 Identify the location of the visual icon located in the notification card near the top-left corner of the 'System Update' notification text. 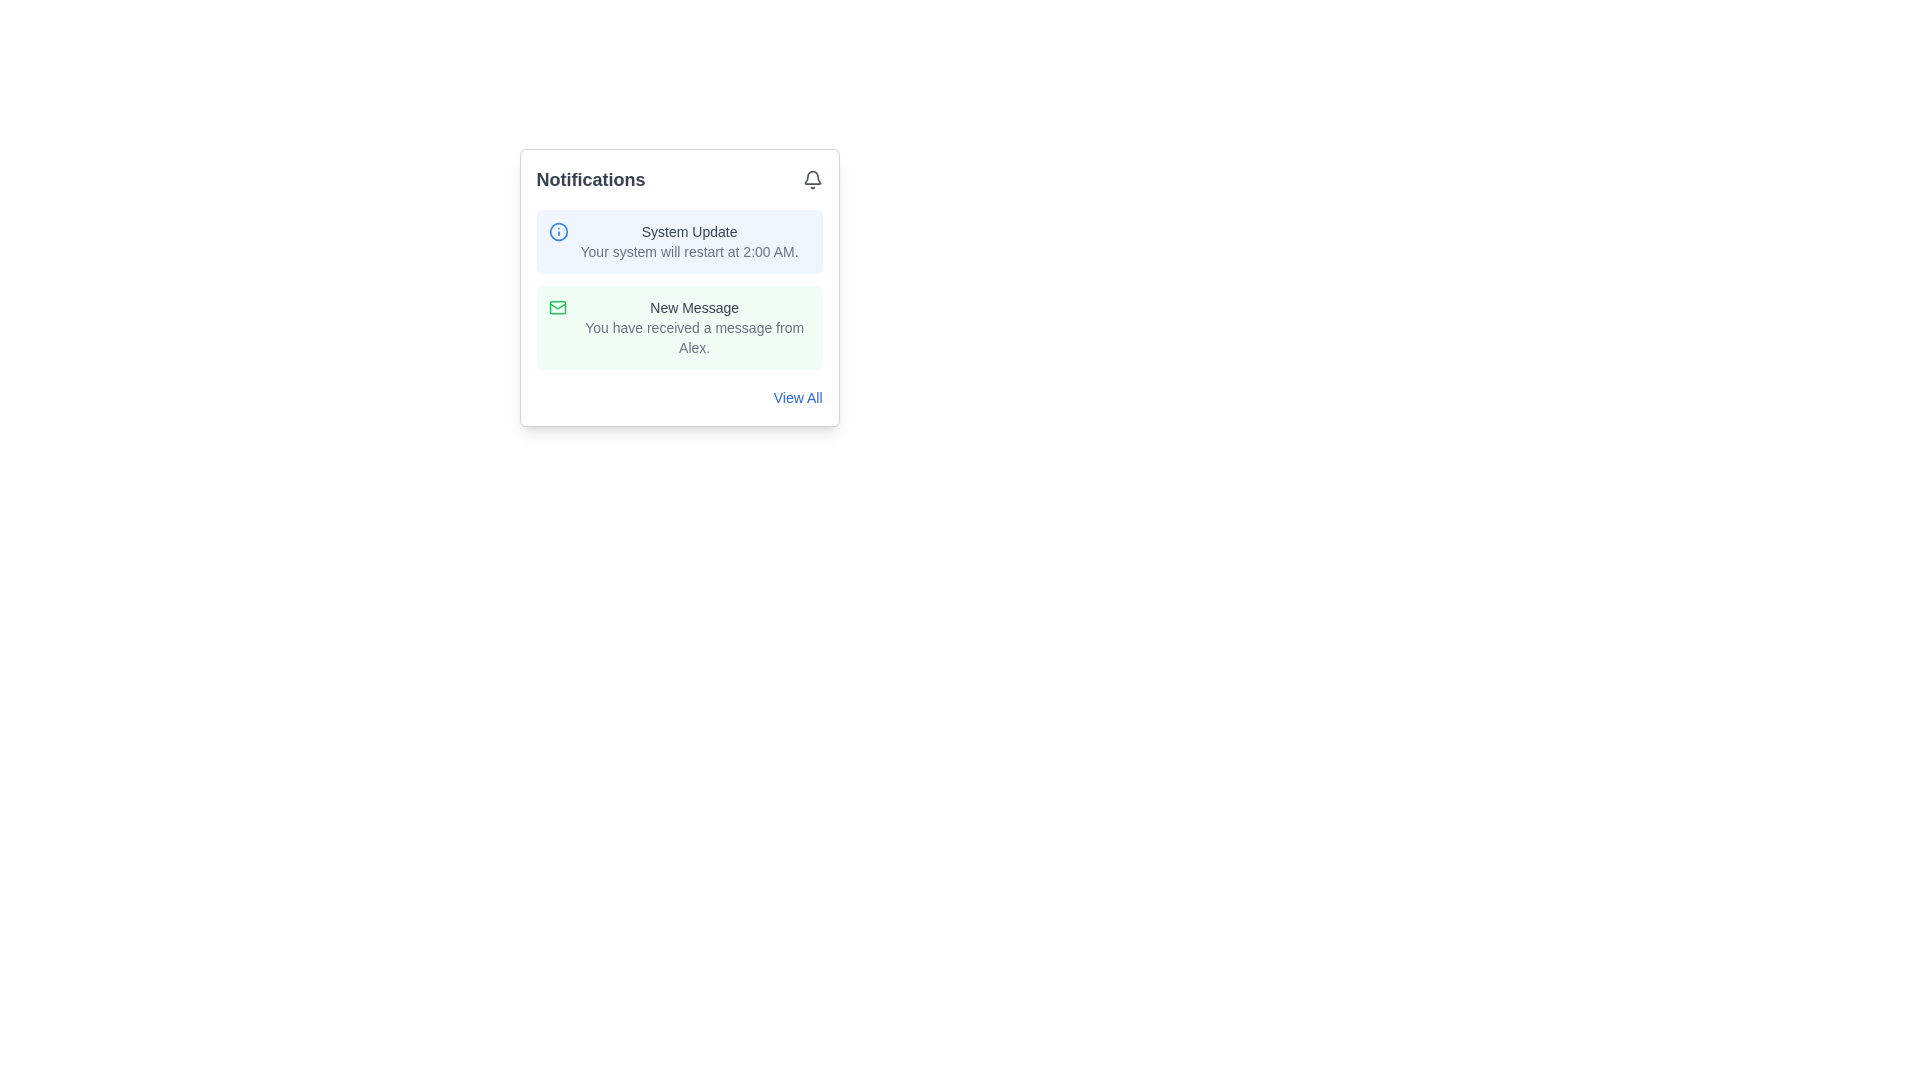
(558, 230).